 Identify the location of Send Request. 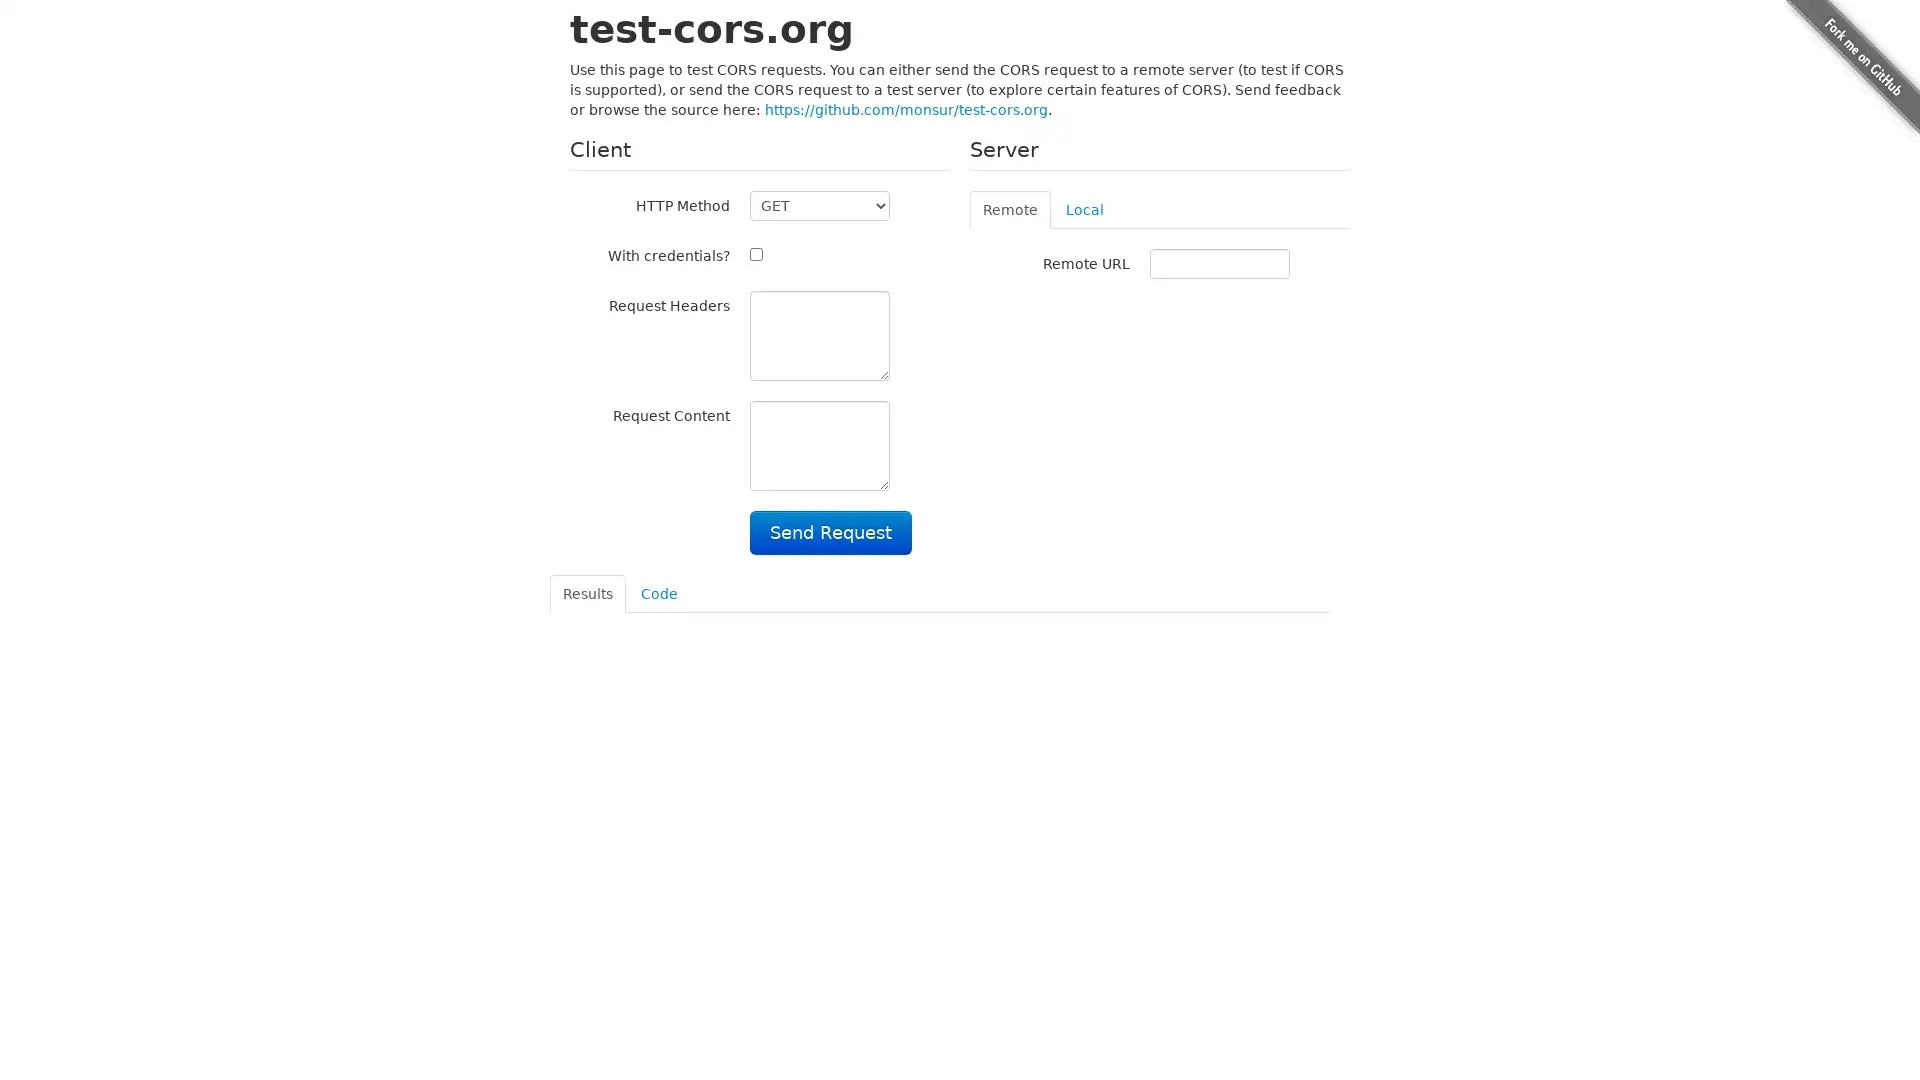
(830, 531).